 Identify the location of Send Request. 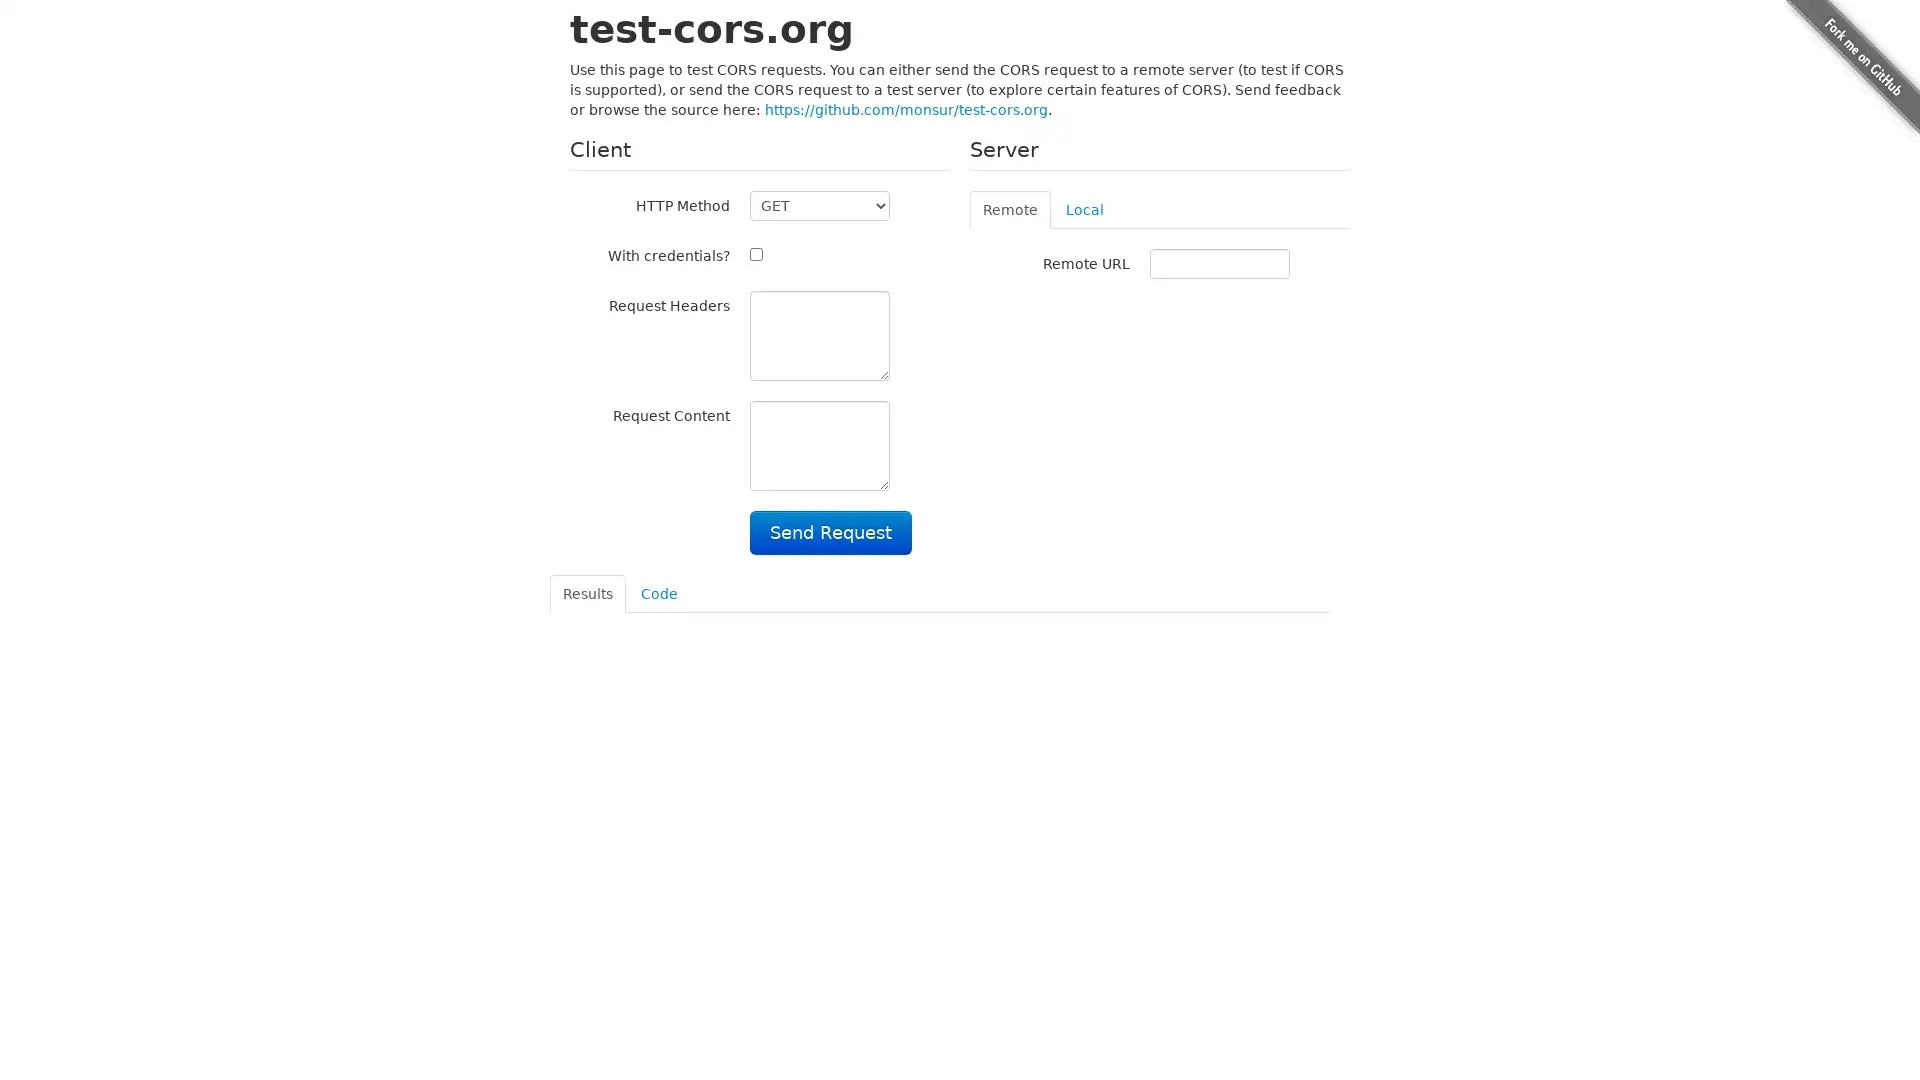
(830, 531).